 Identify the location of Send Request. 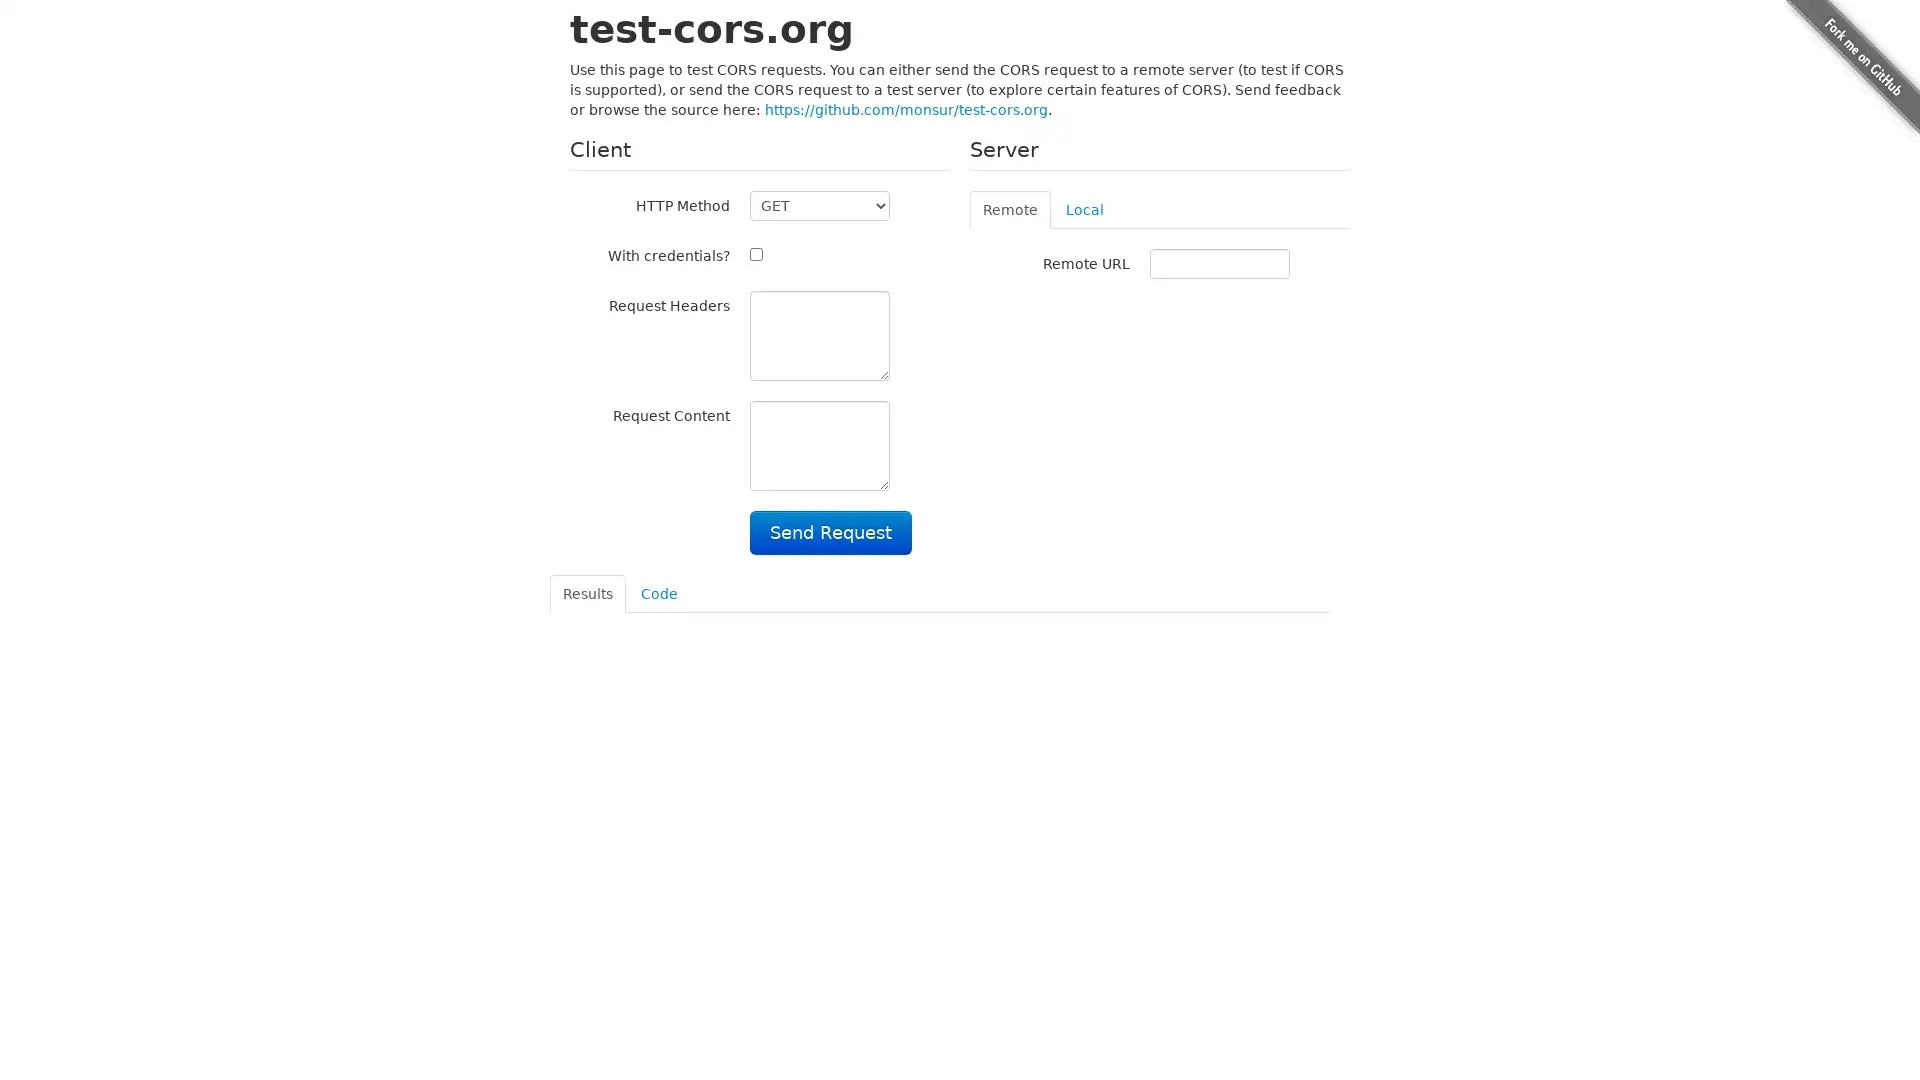
(830, 531).